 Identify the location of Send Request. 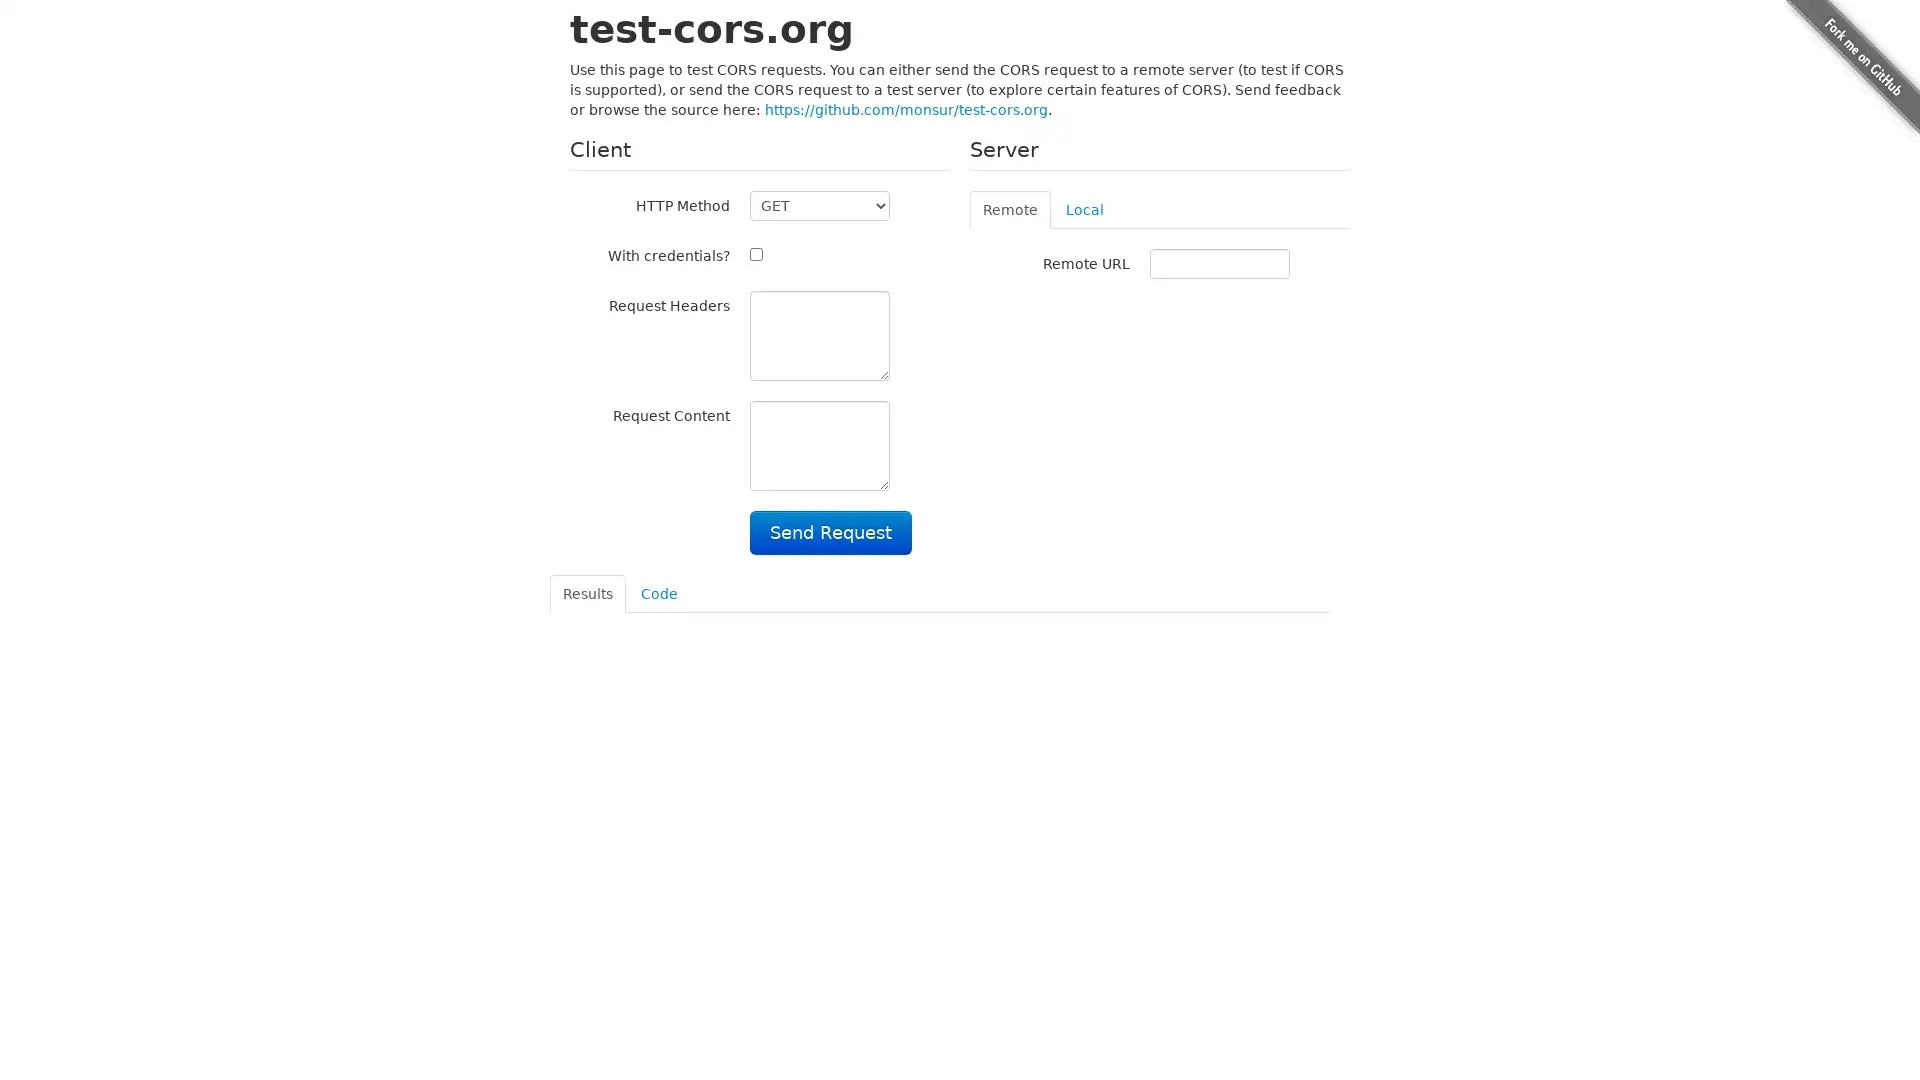
(830, 531).